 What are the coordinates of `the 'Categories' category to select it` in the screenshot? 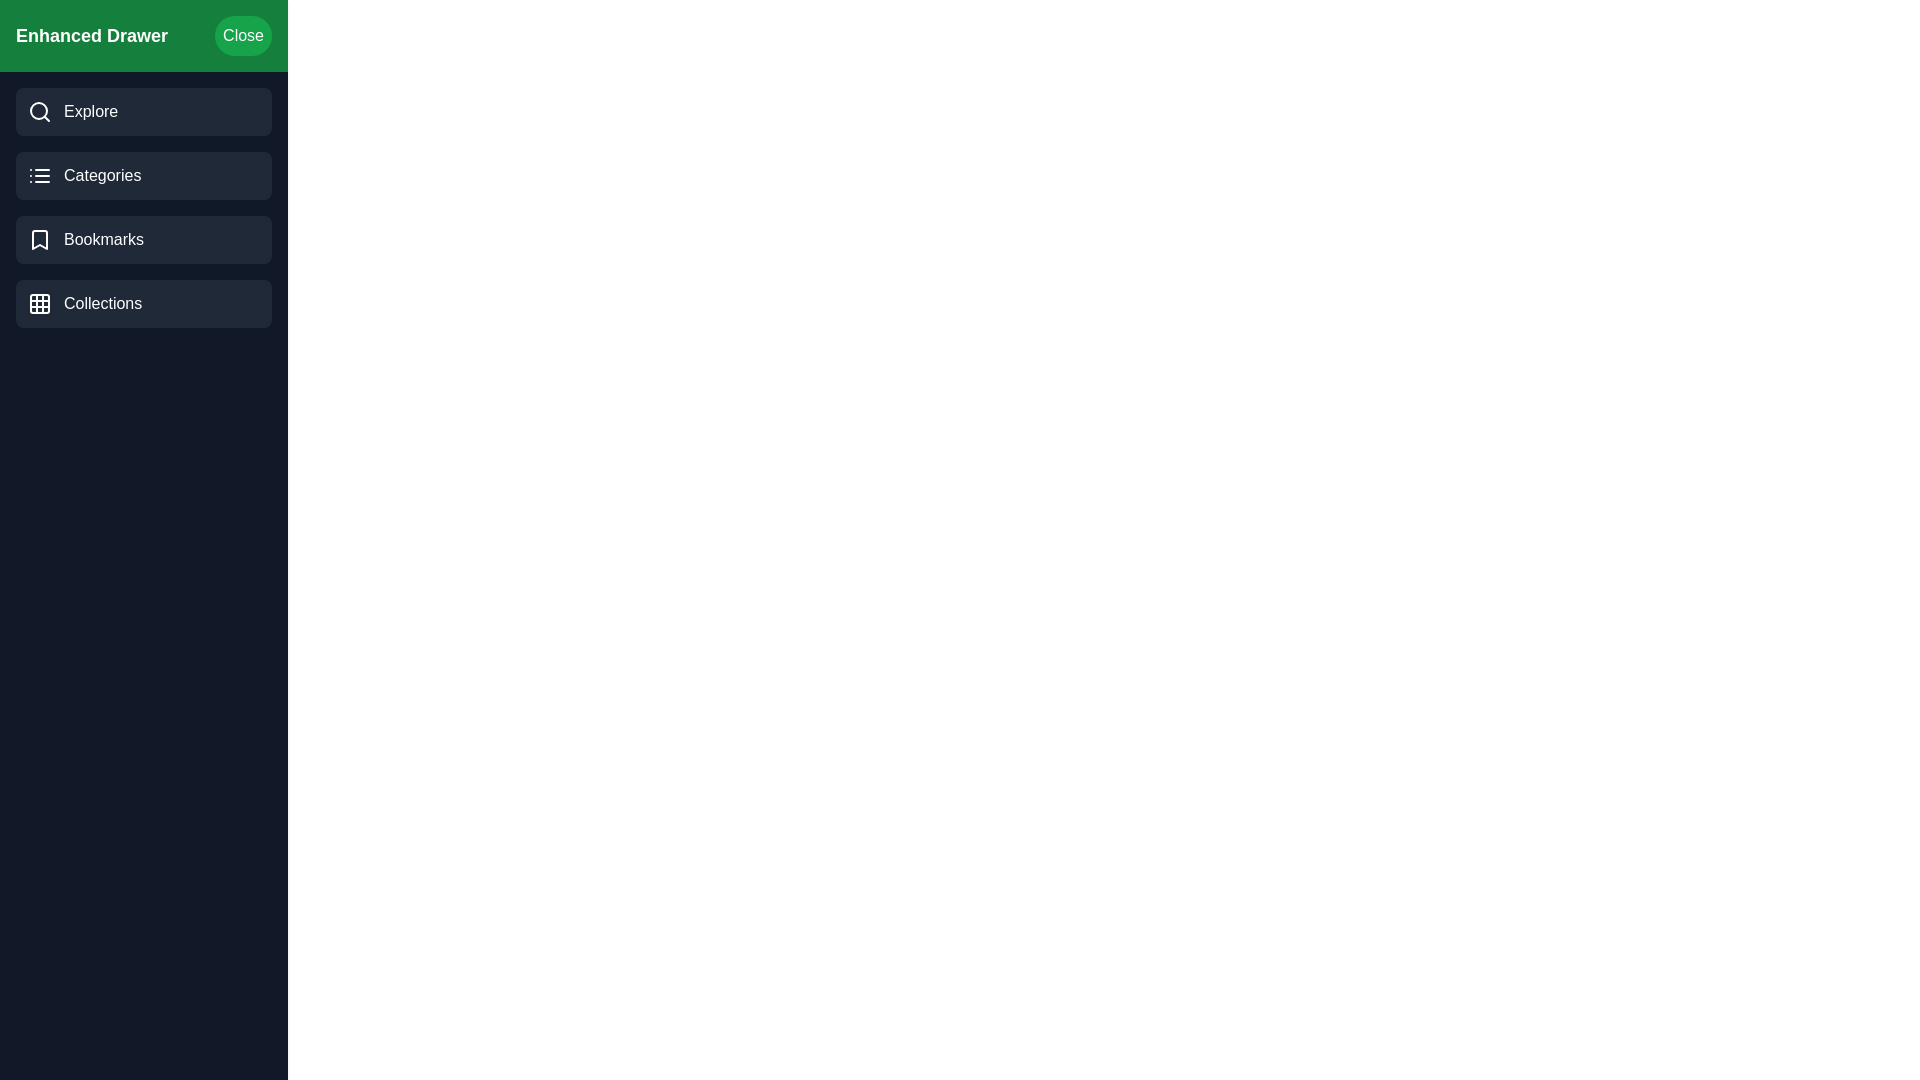 It's located at (143, 175).